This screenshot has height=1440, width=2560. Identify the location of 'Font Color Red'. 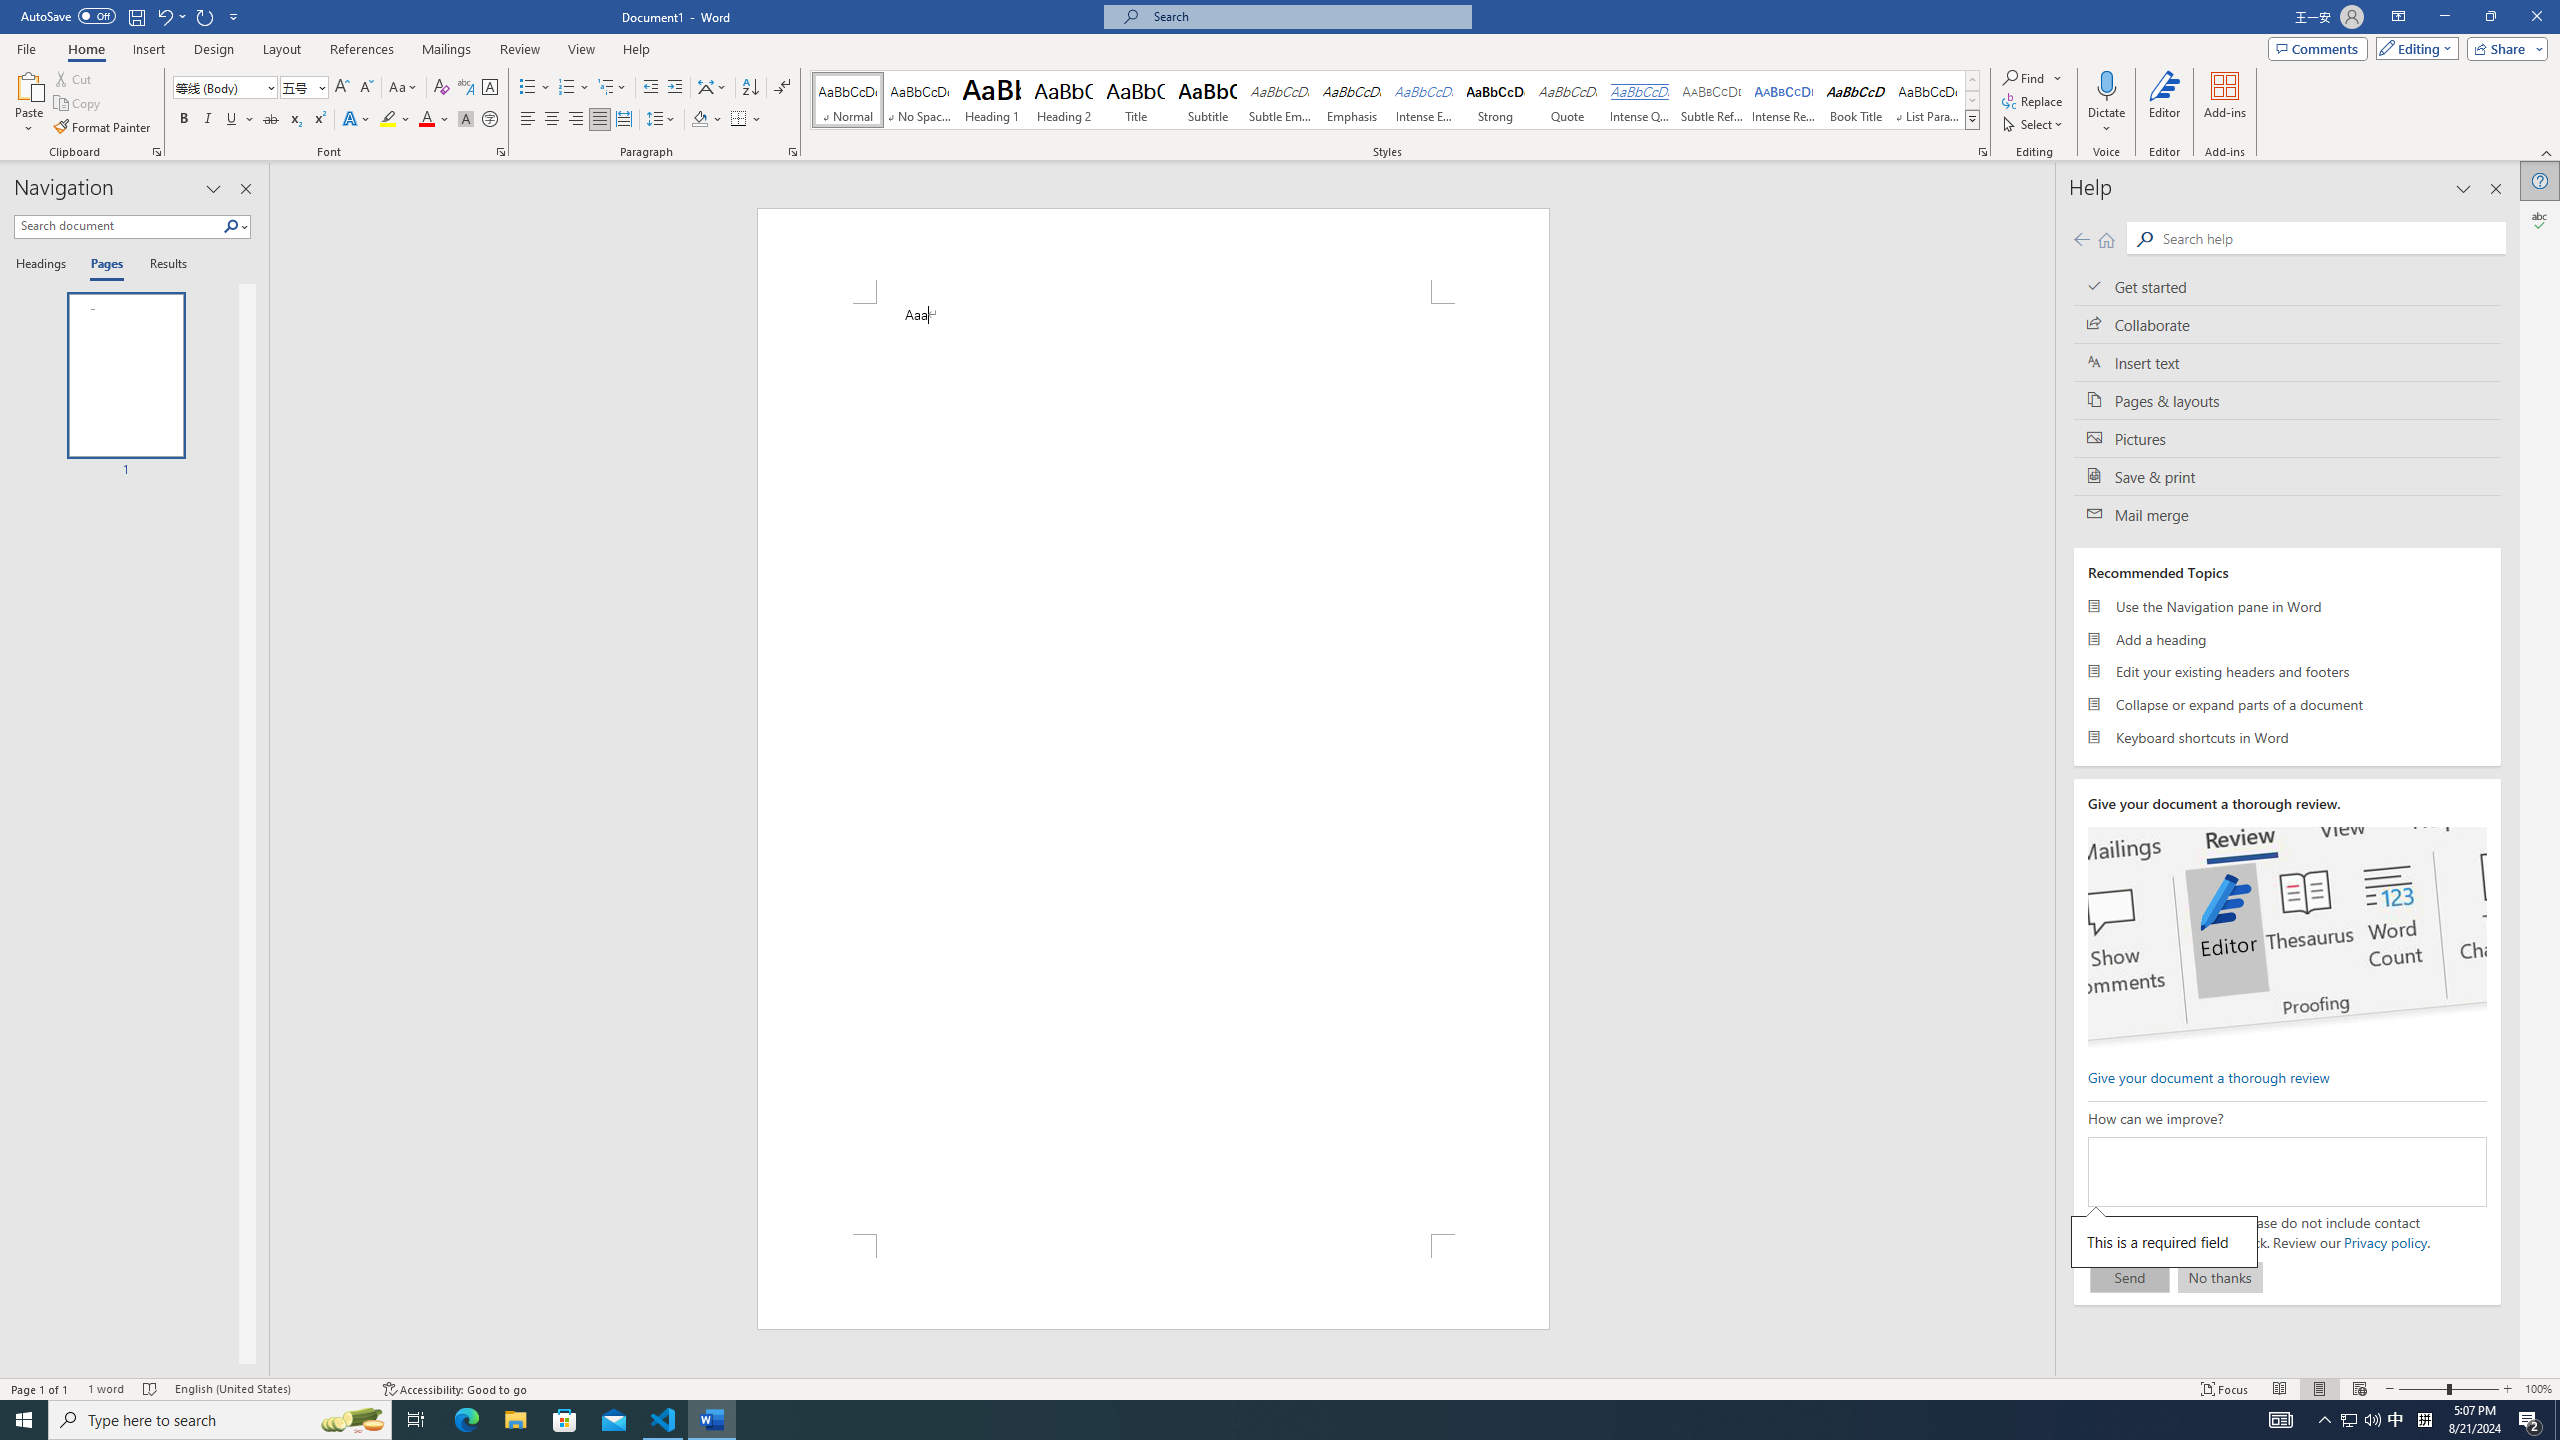
(425, 118).